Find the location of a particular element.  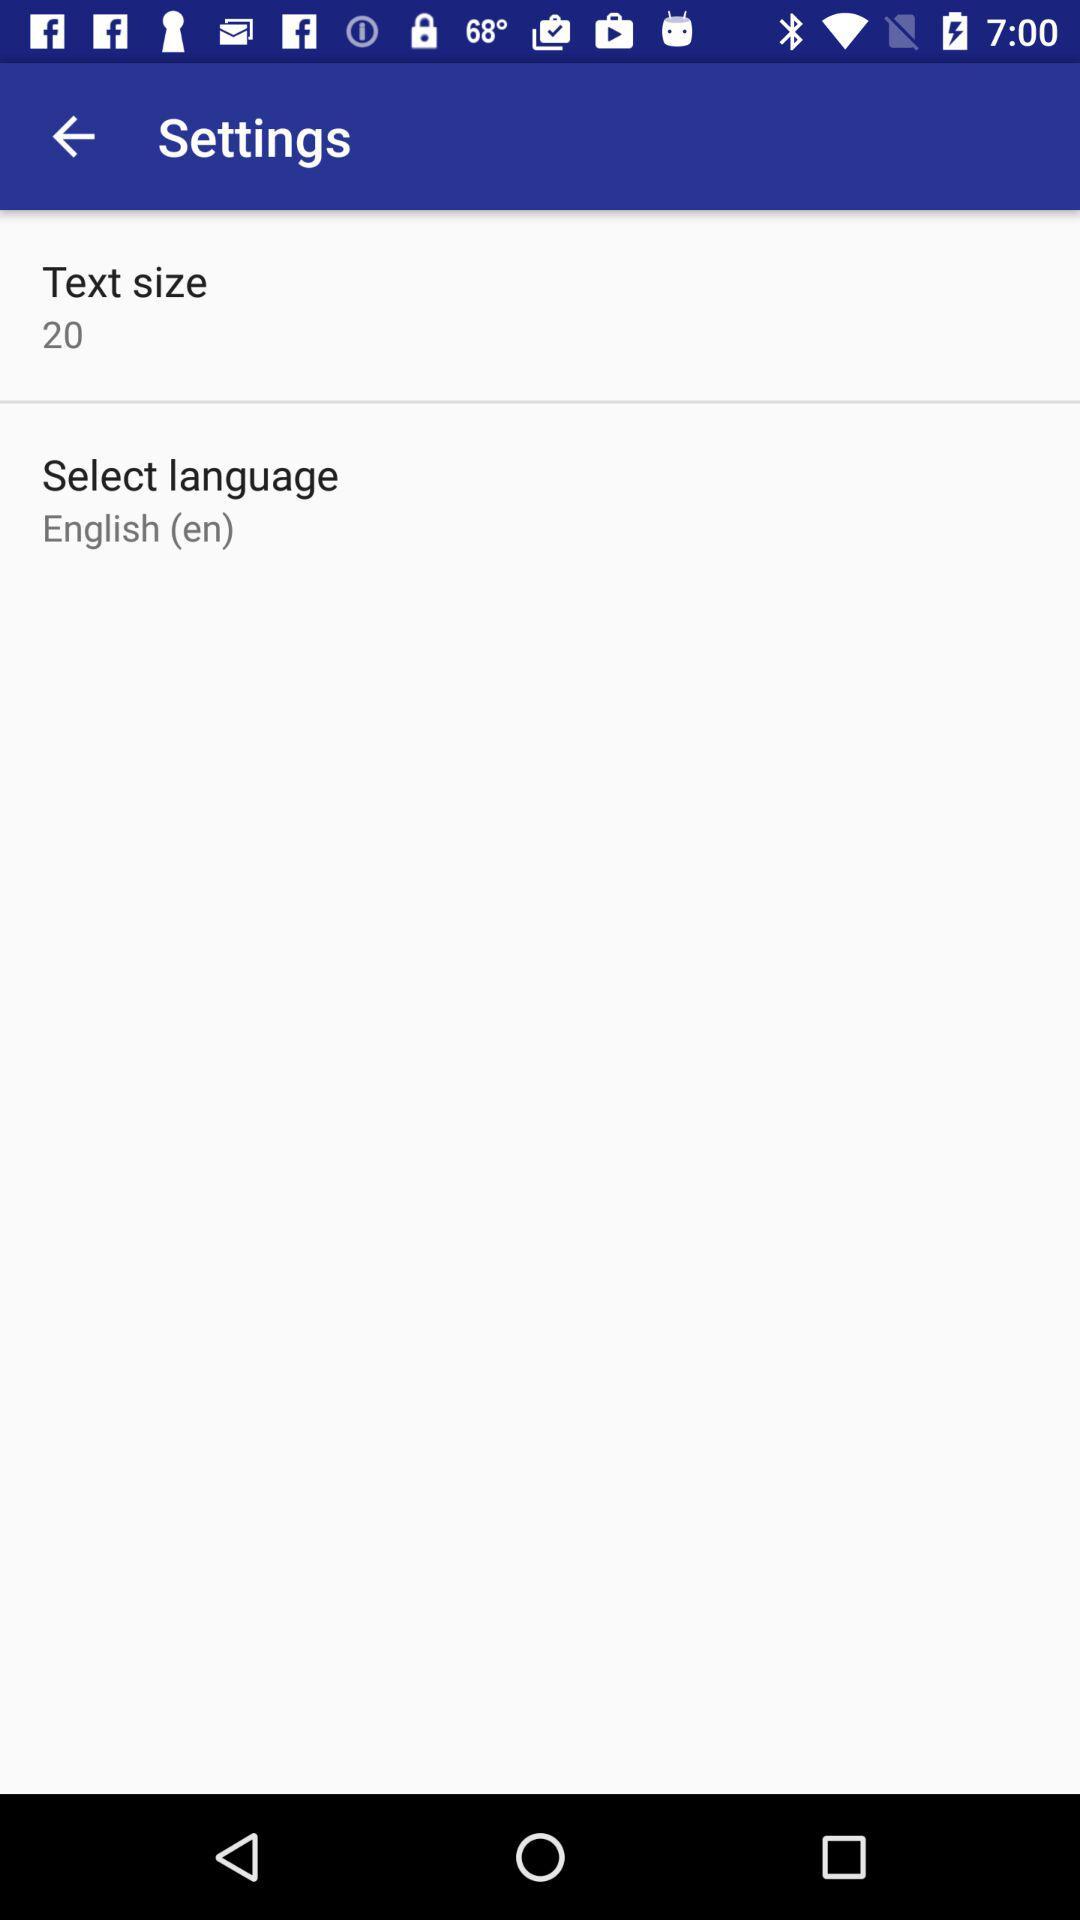

the item above select language is located at coordinates (61, 333).